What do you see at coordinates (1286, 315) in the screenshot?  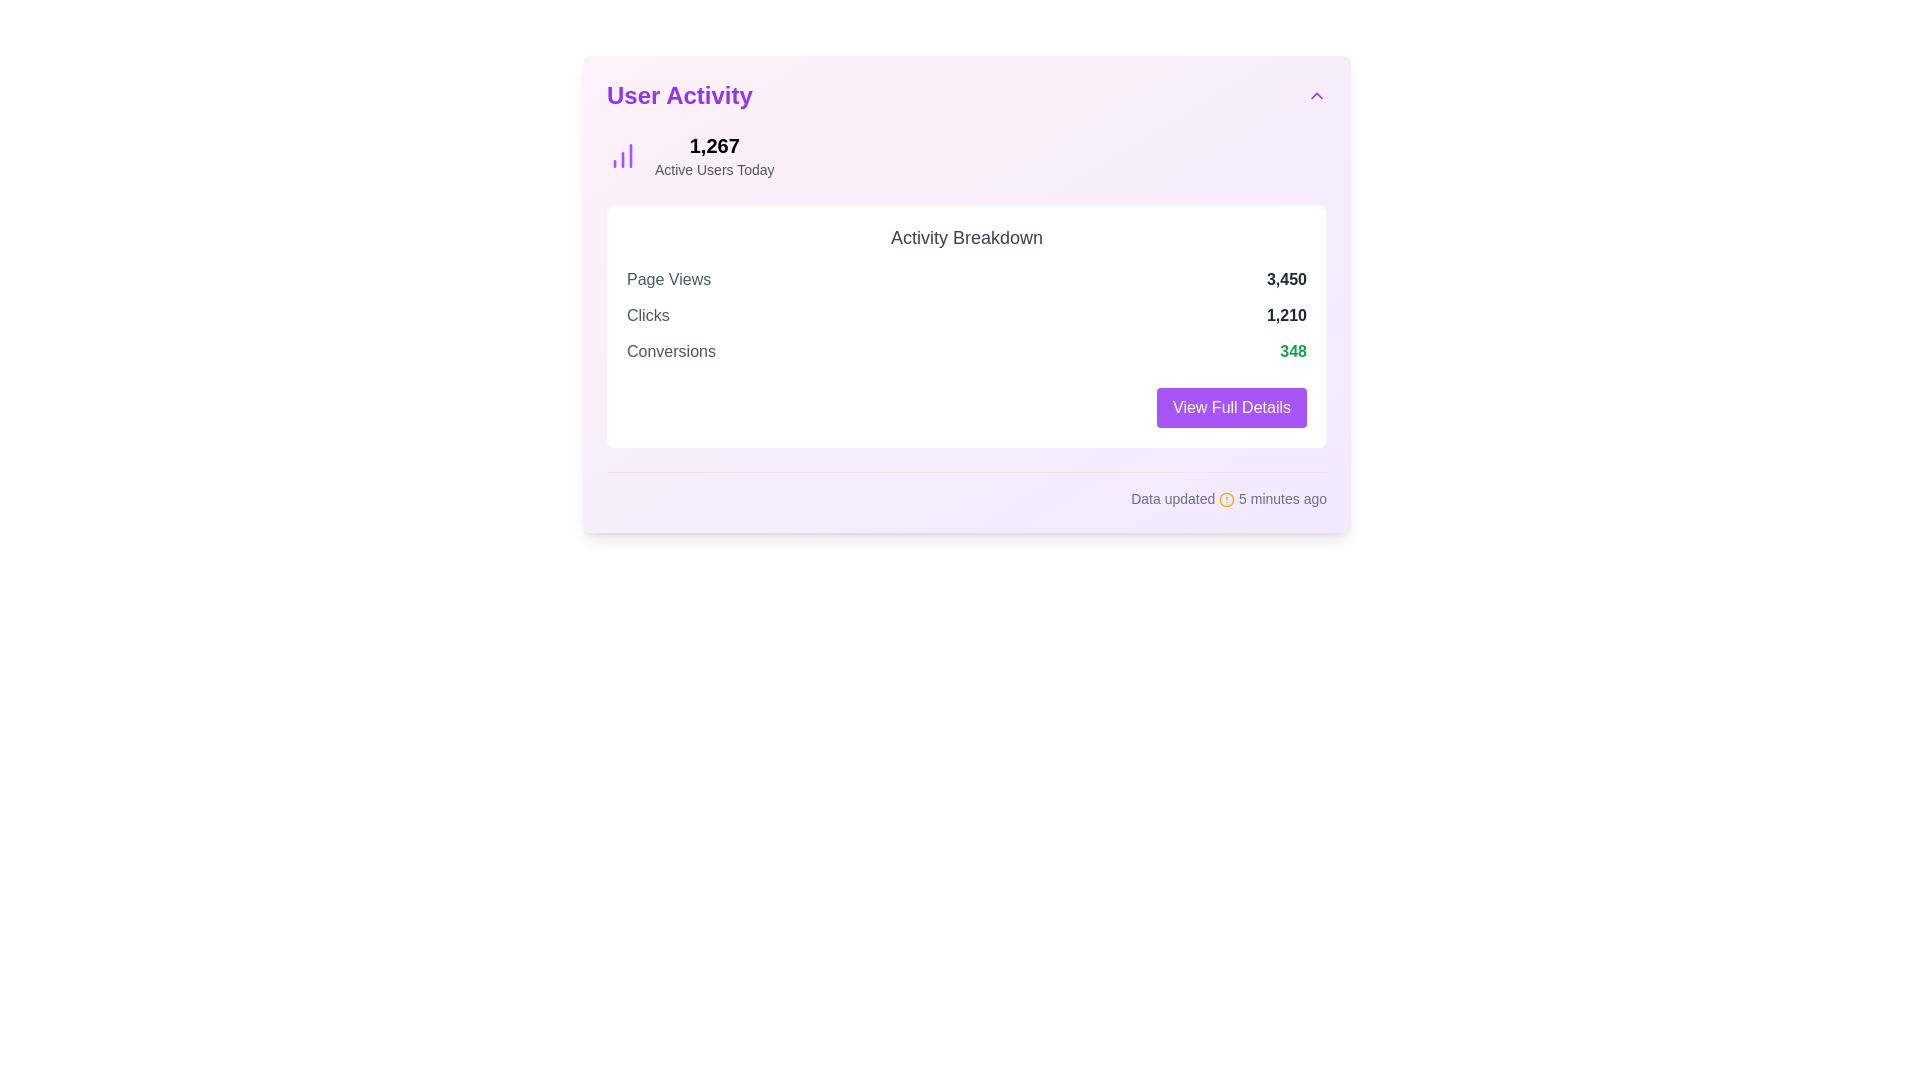 I see `the Text Label displaying the total number of clicks in the Activity Breakdown section, which is located to the right of the 'Clicks' label and above 'Conversions'` at bounding box center [1286, 315].